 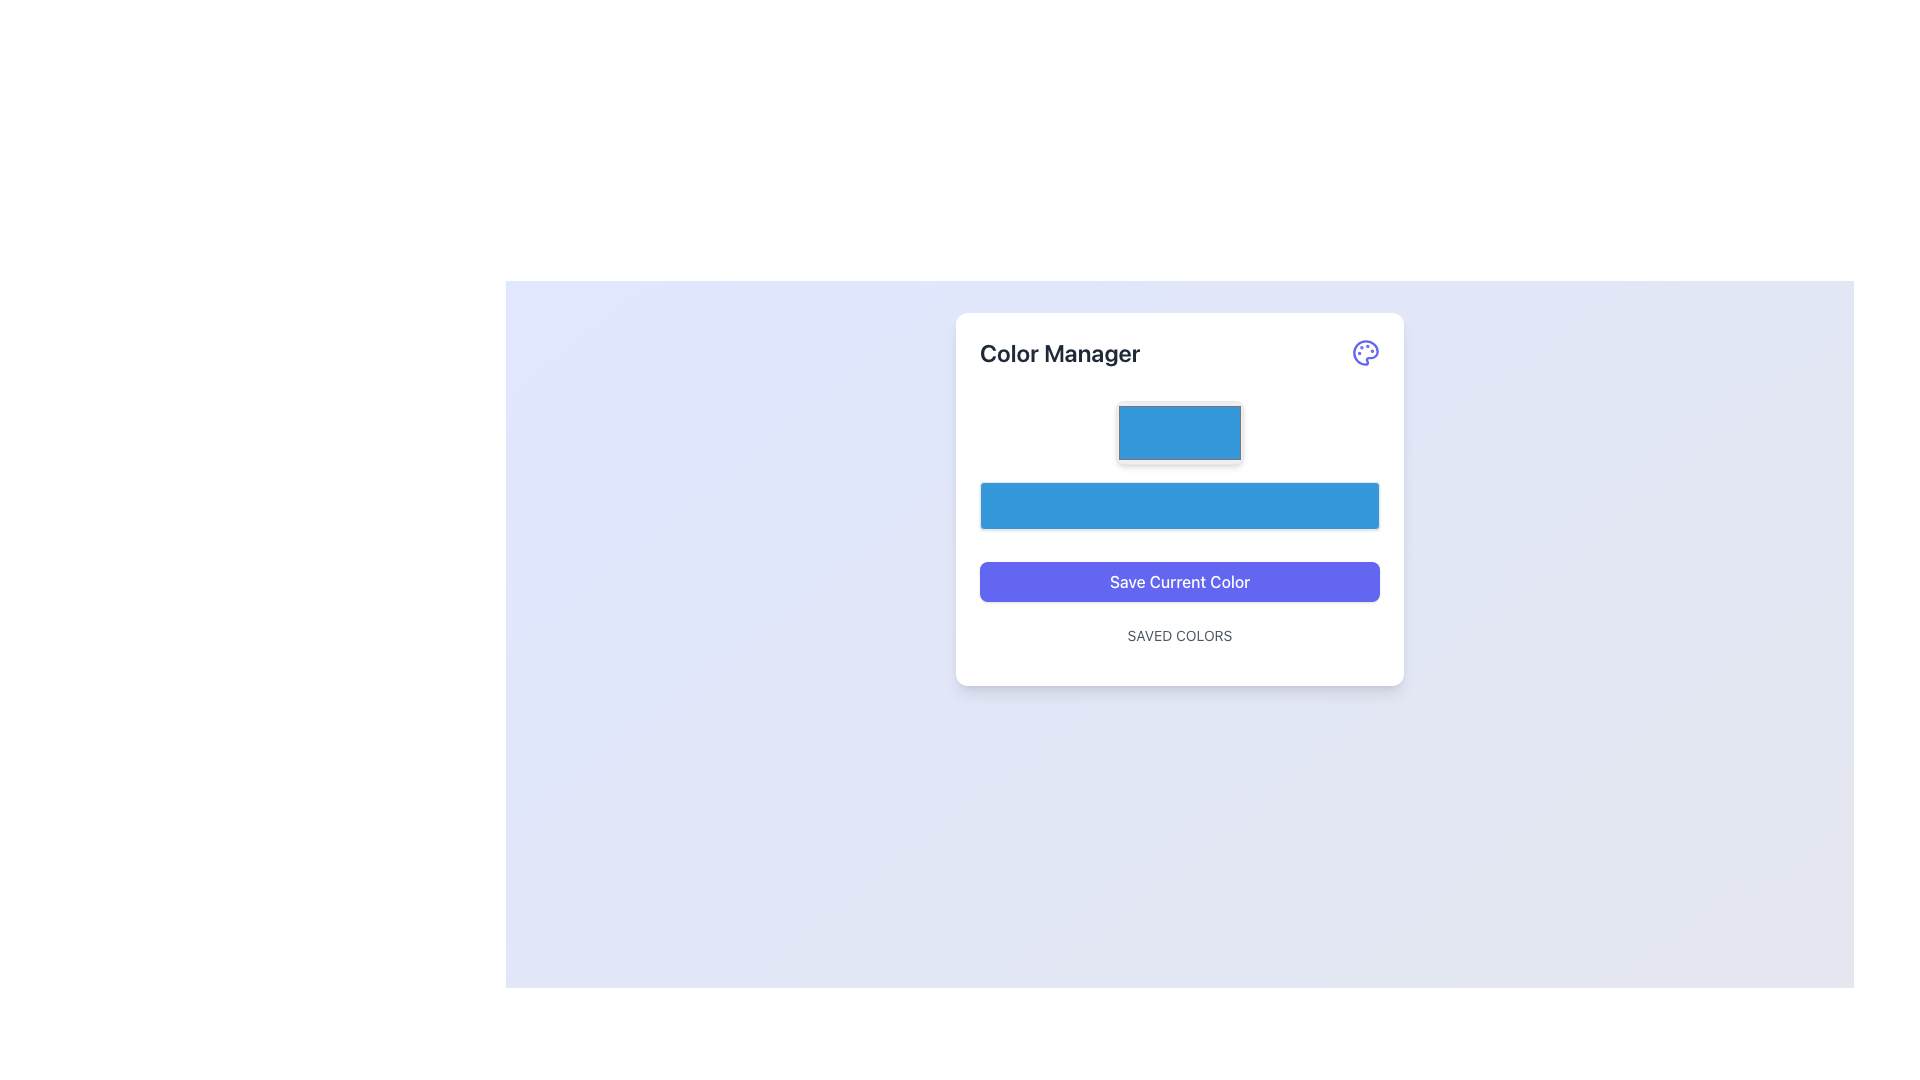 I want to click on the Label that serves as a heading for the saved color options section in the 'Color Manager' modal, positioned below the 'Save Current Color' button, so click(x=1180, y=644).